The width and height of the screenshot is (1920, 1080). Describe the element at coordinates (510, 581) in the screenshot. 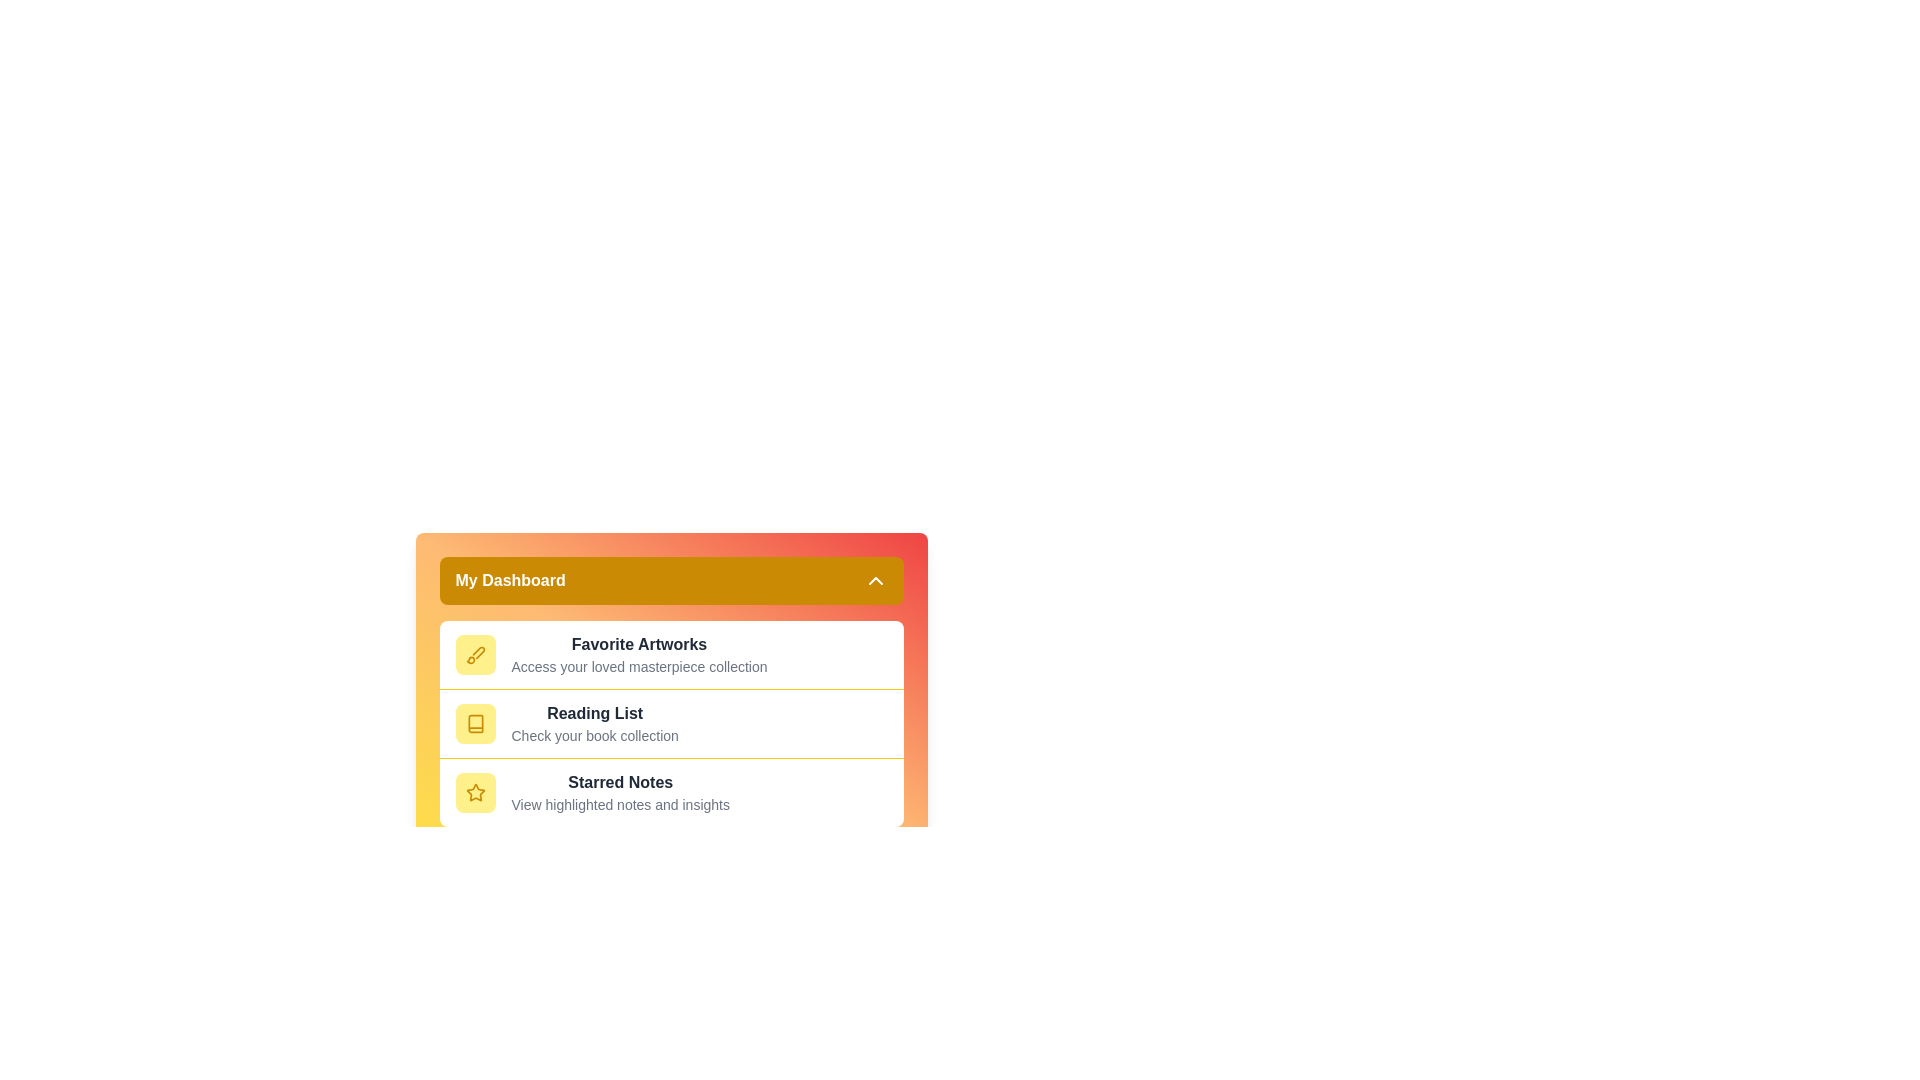

I see `the text label reading 'My Dashboard' which is styled with white text on a yellow background, located on the left side of the header bar` at that location.